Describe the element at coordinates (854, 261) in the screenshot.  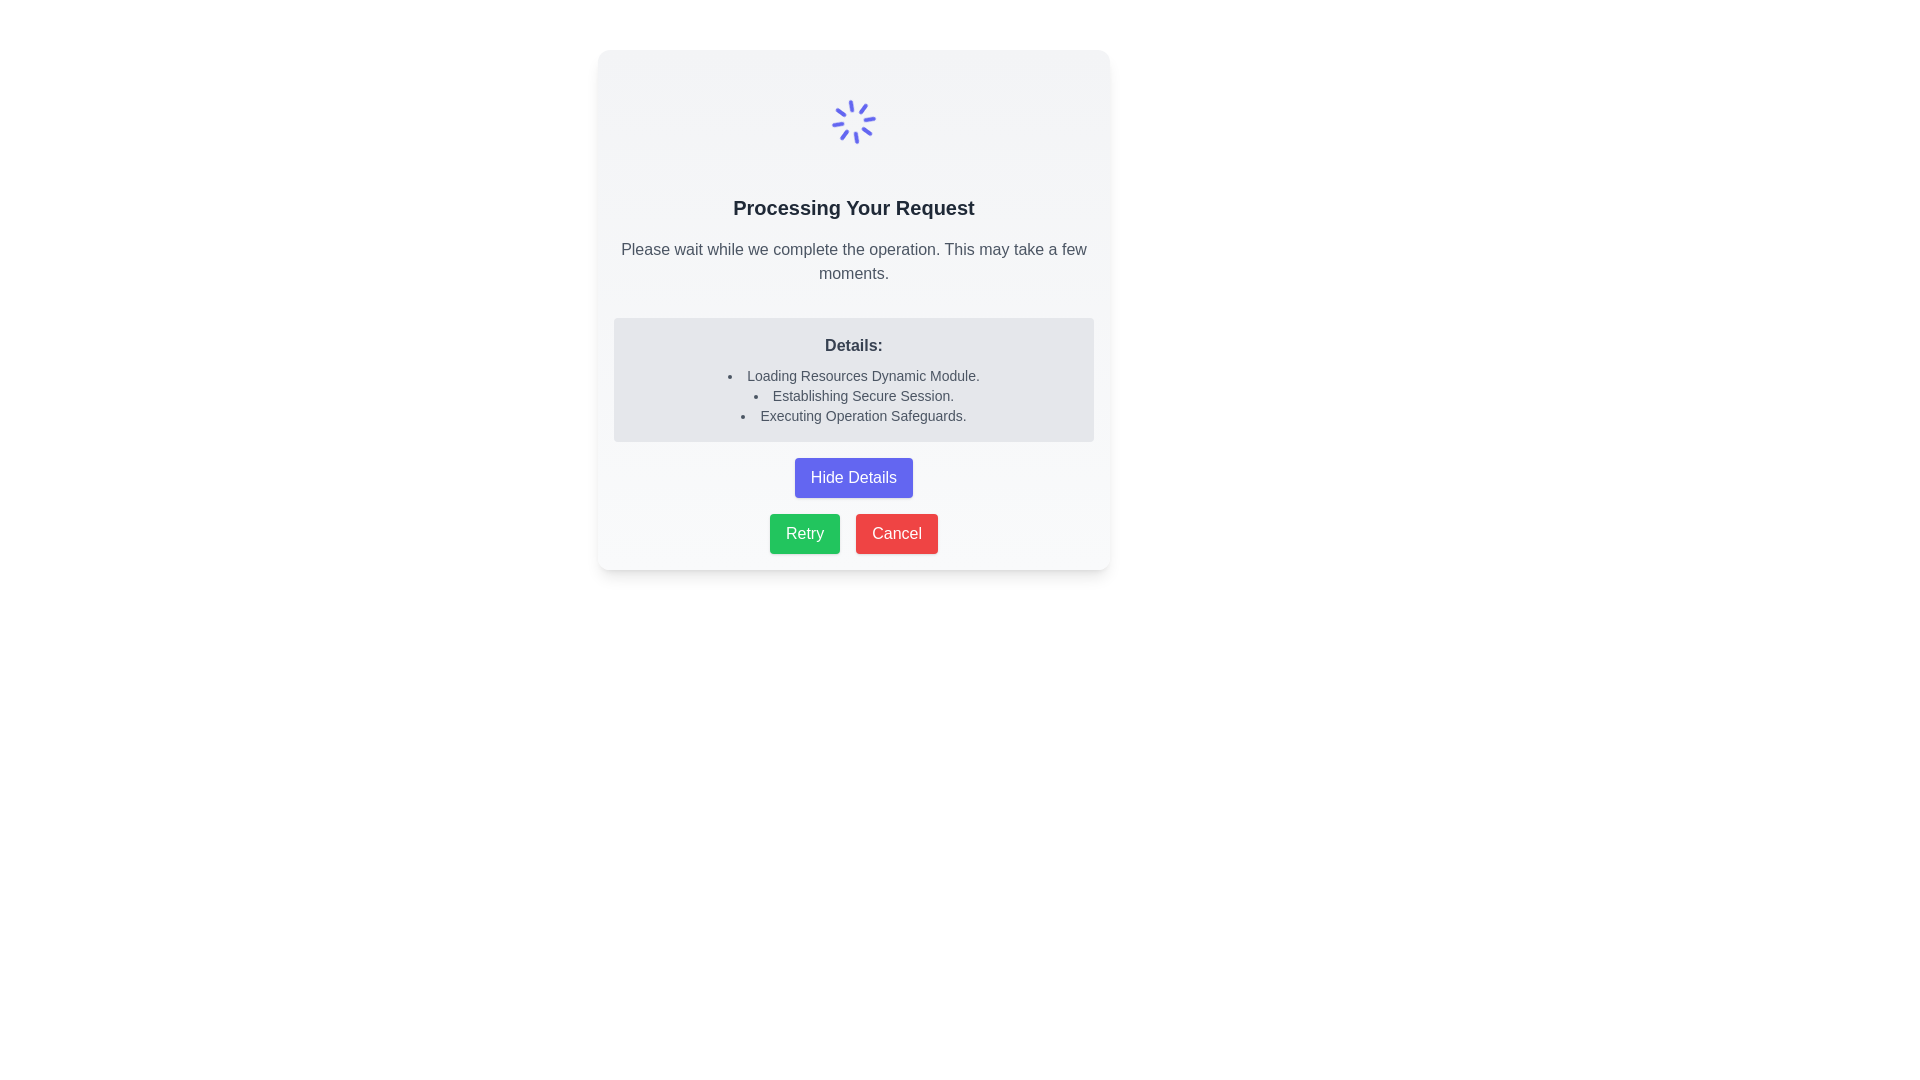
I see `the text block that displays the message 'Please wait while we complete the operation. This may take a few moments.' positioned below the title 'Processing Your Request'` at that location.